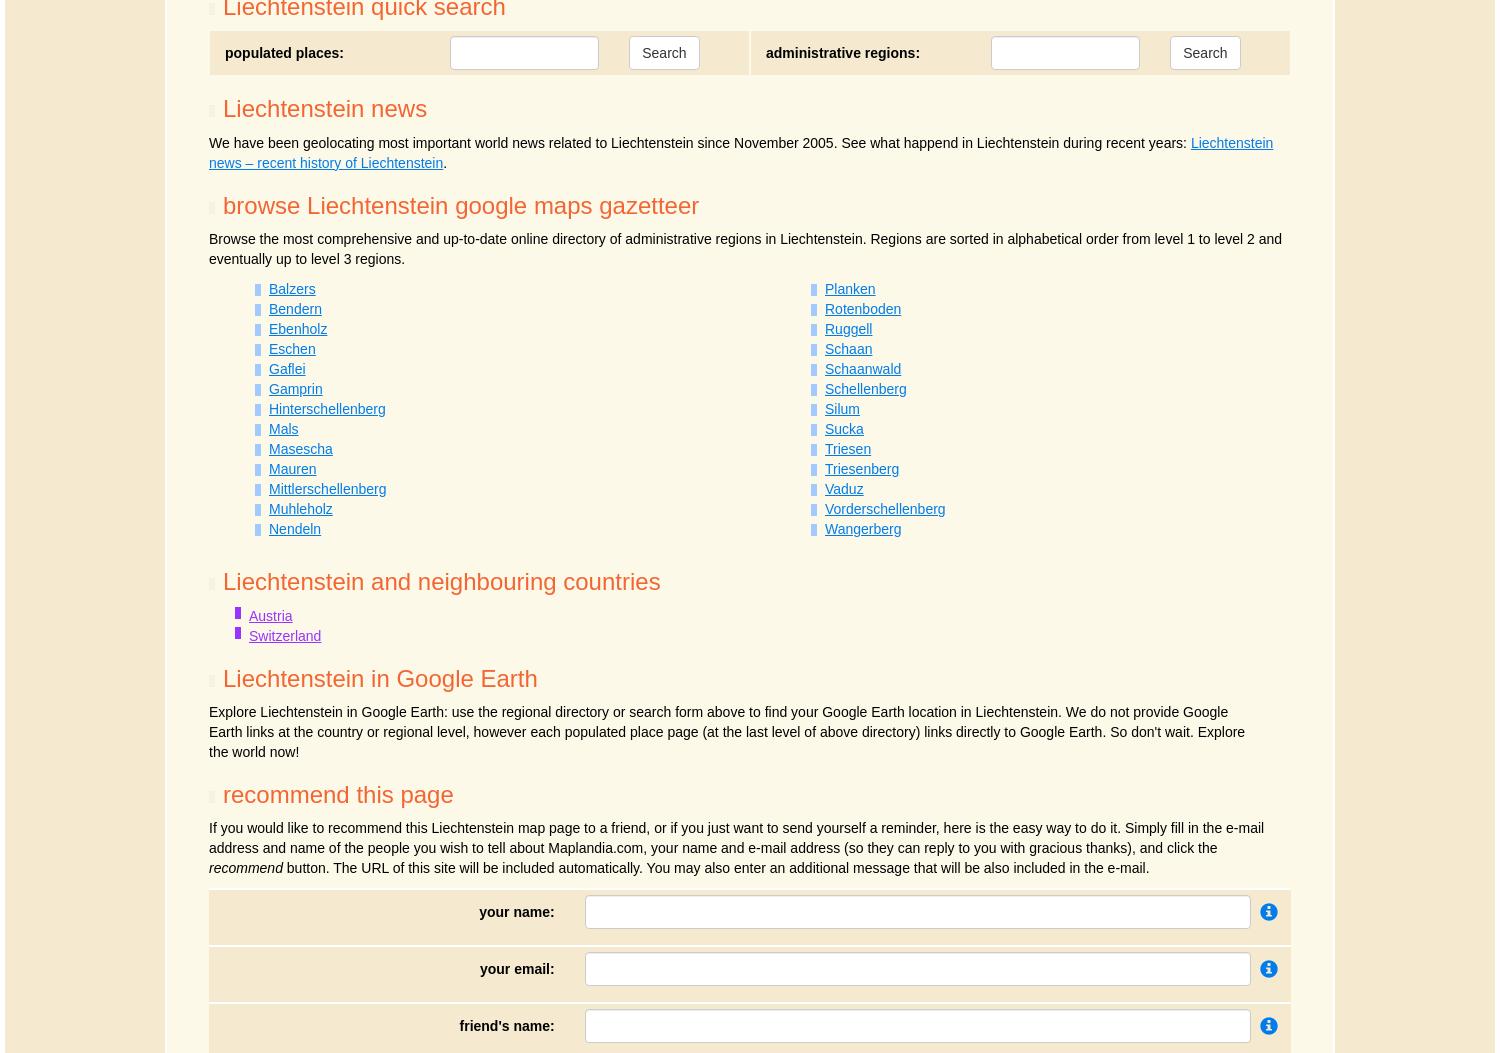 This screenshot has height=1053, width=1500. I want to click on 'Bendern', so click(268, 308).